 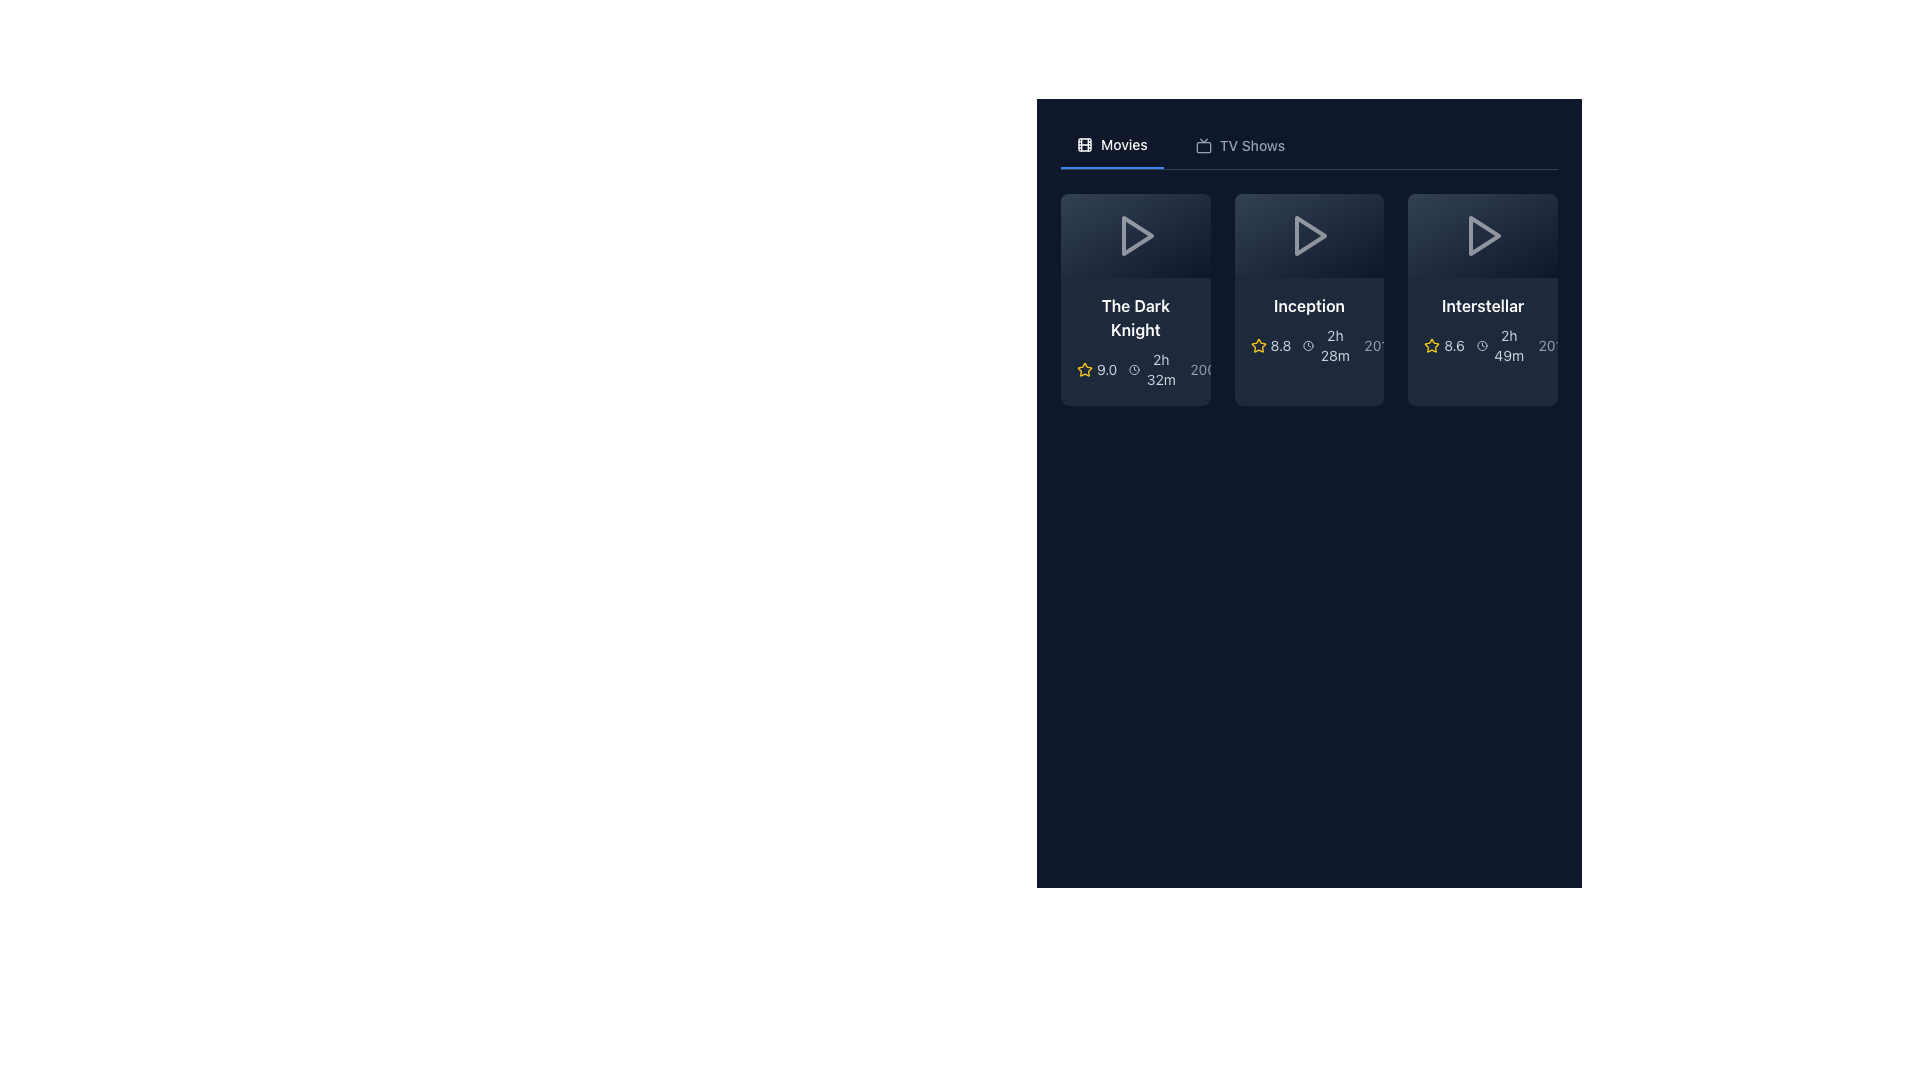 I want to click on the star icon located in the 'Interstellar' movie card, which is positioned beneath the movie title to interact with its associated functionality, so click(x=1431, y=344).